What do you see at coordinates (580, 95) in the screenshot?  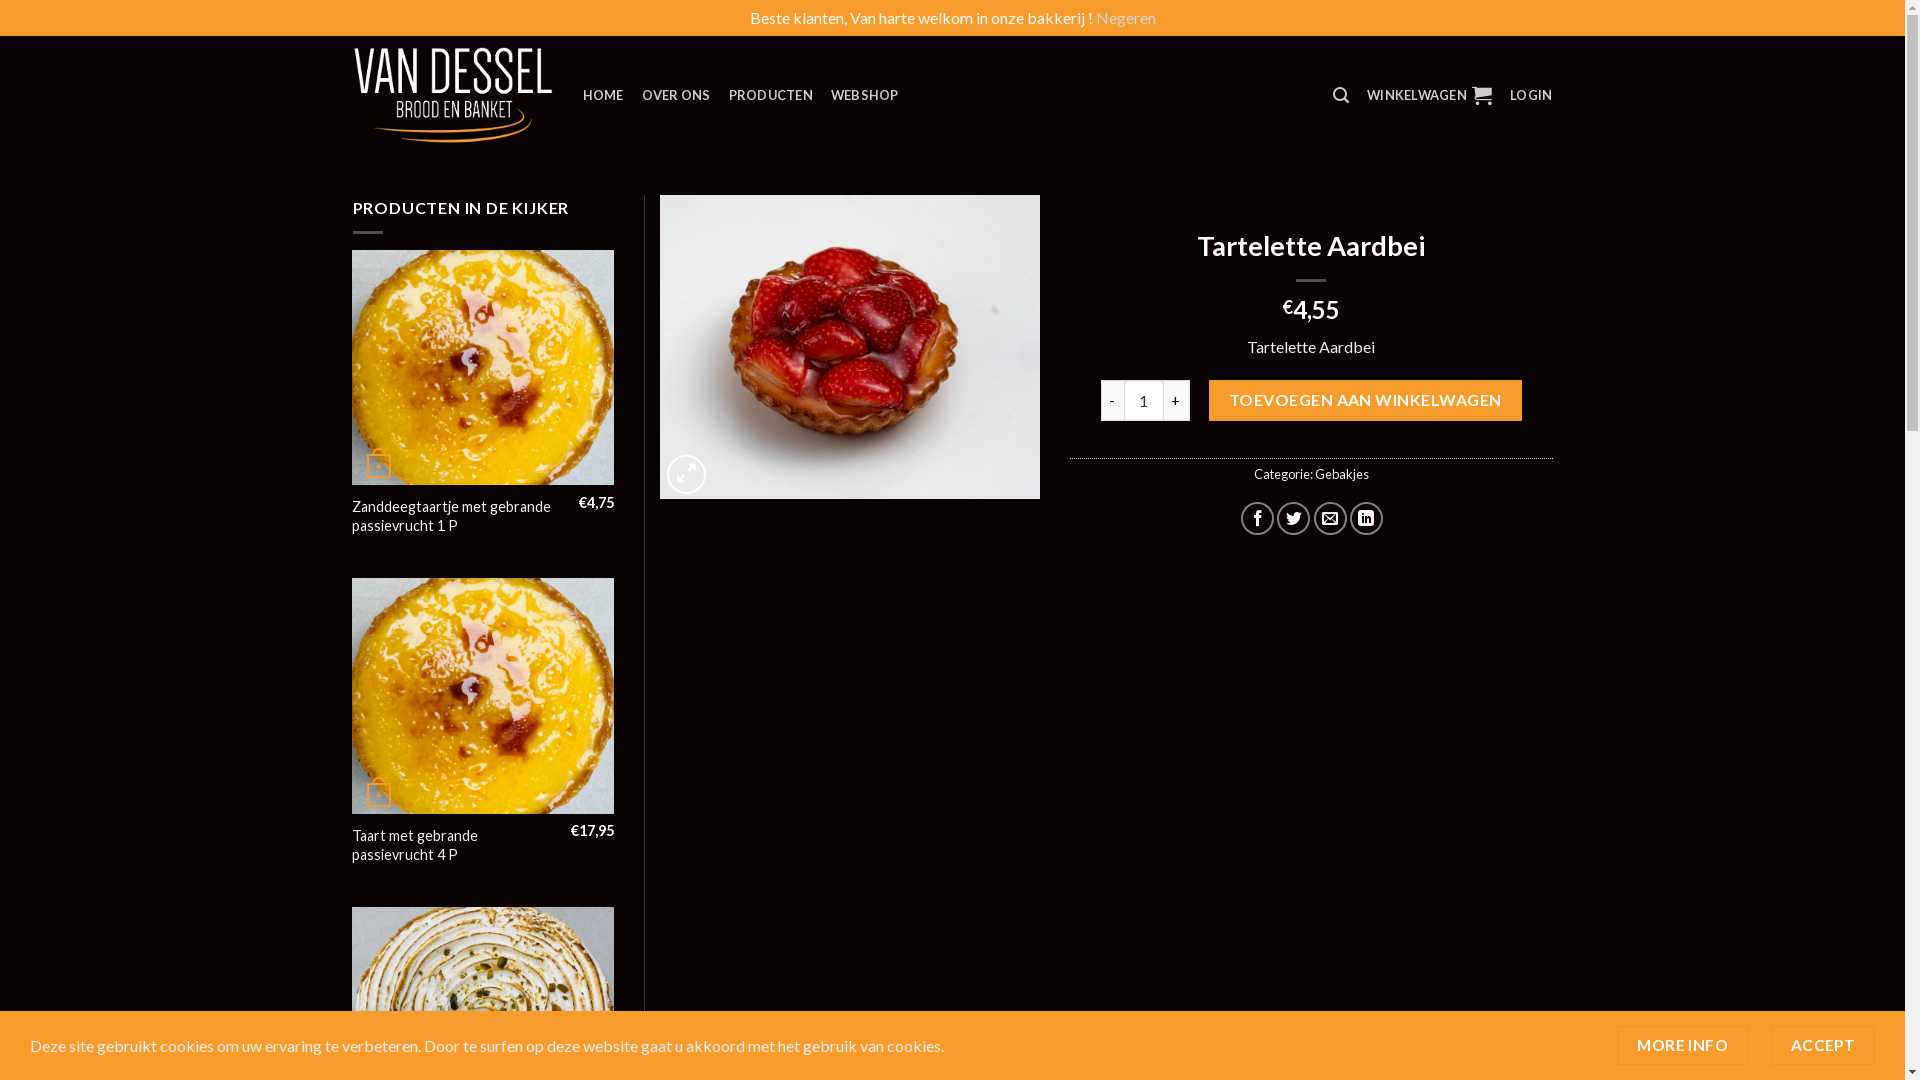 I see `'HOME'` at bounding box center [580, 95].